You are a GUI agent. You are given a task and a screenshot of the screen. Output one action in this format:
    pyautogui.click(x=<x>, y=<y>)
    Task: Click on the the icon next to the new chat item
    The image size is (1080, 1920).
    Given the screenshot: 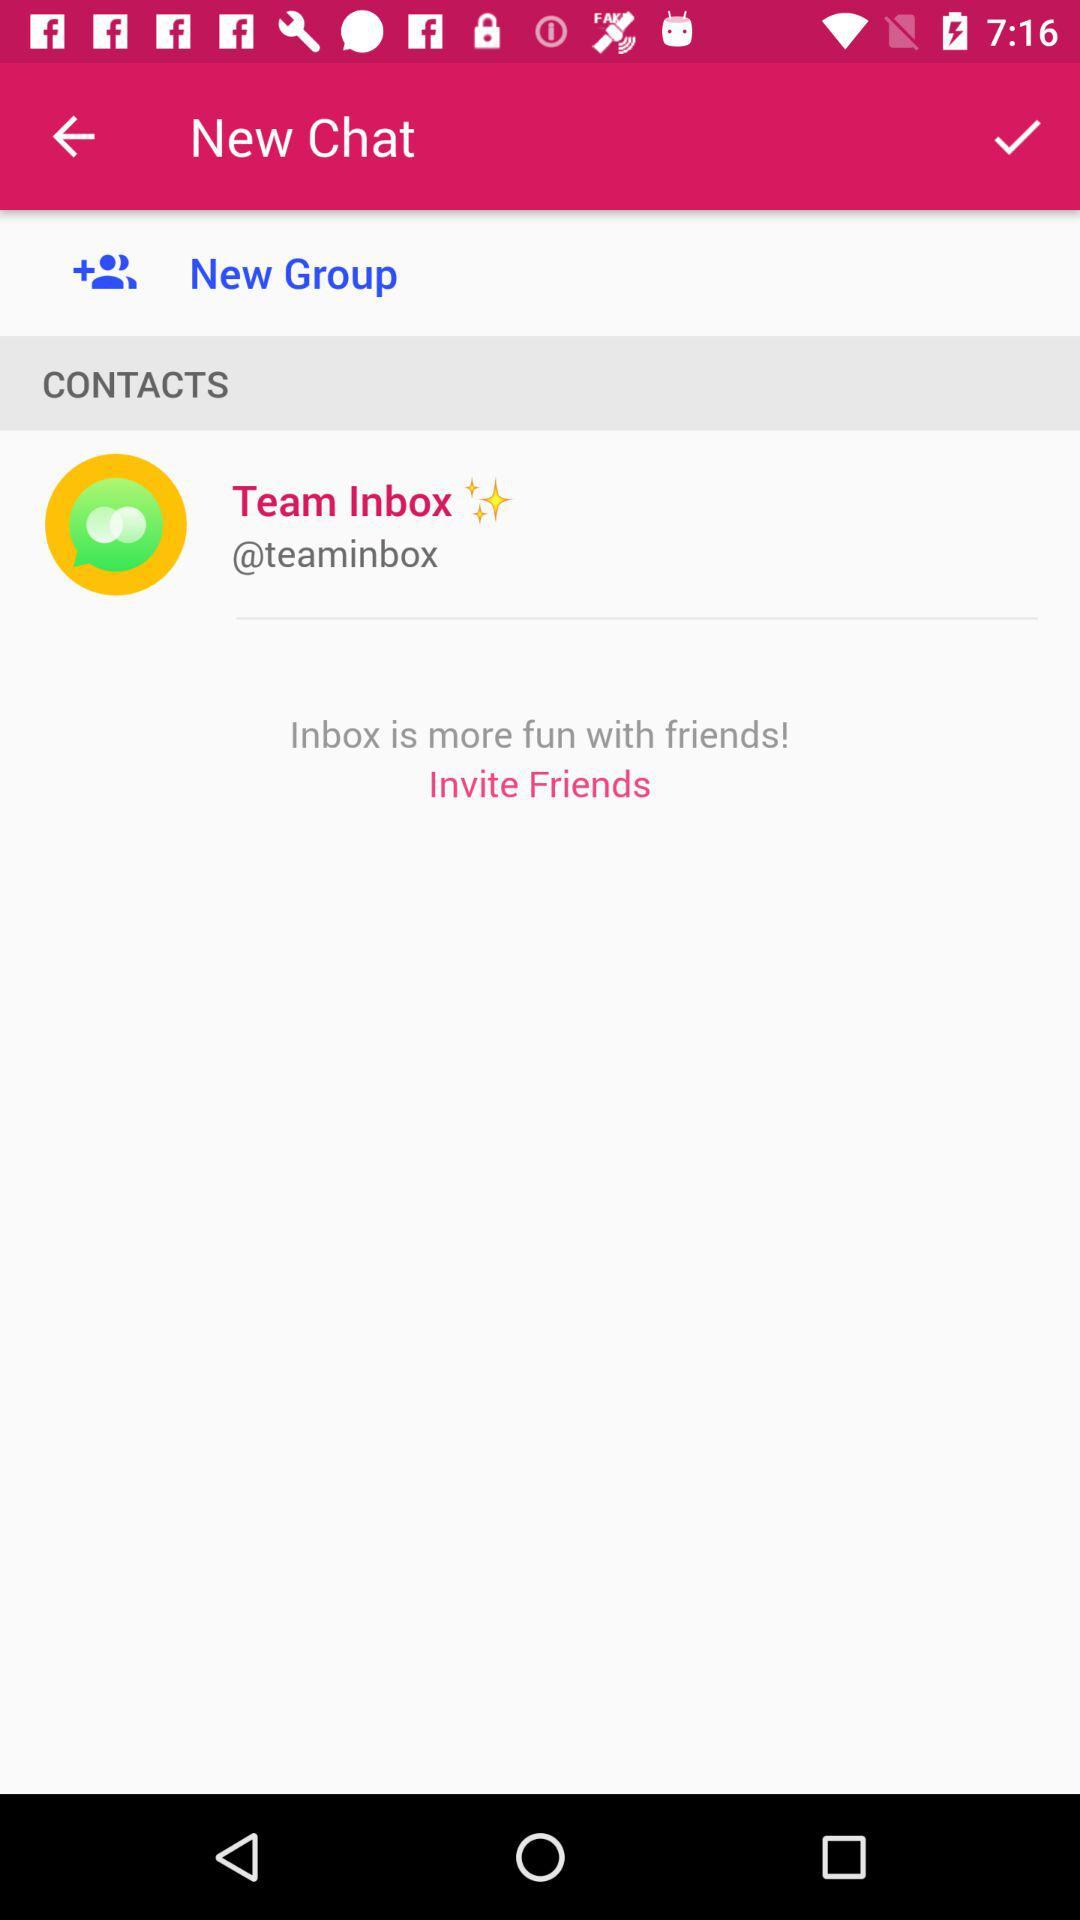 What is the action you would take?
    pyautogui.click(x=1017, y=135)
    